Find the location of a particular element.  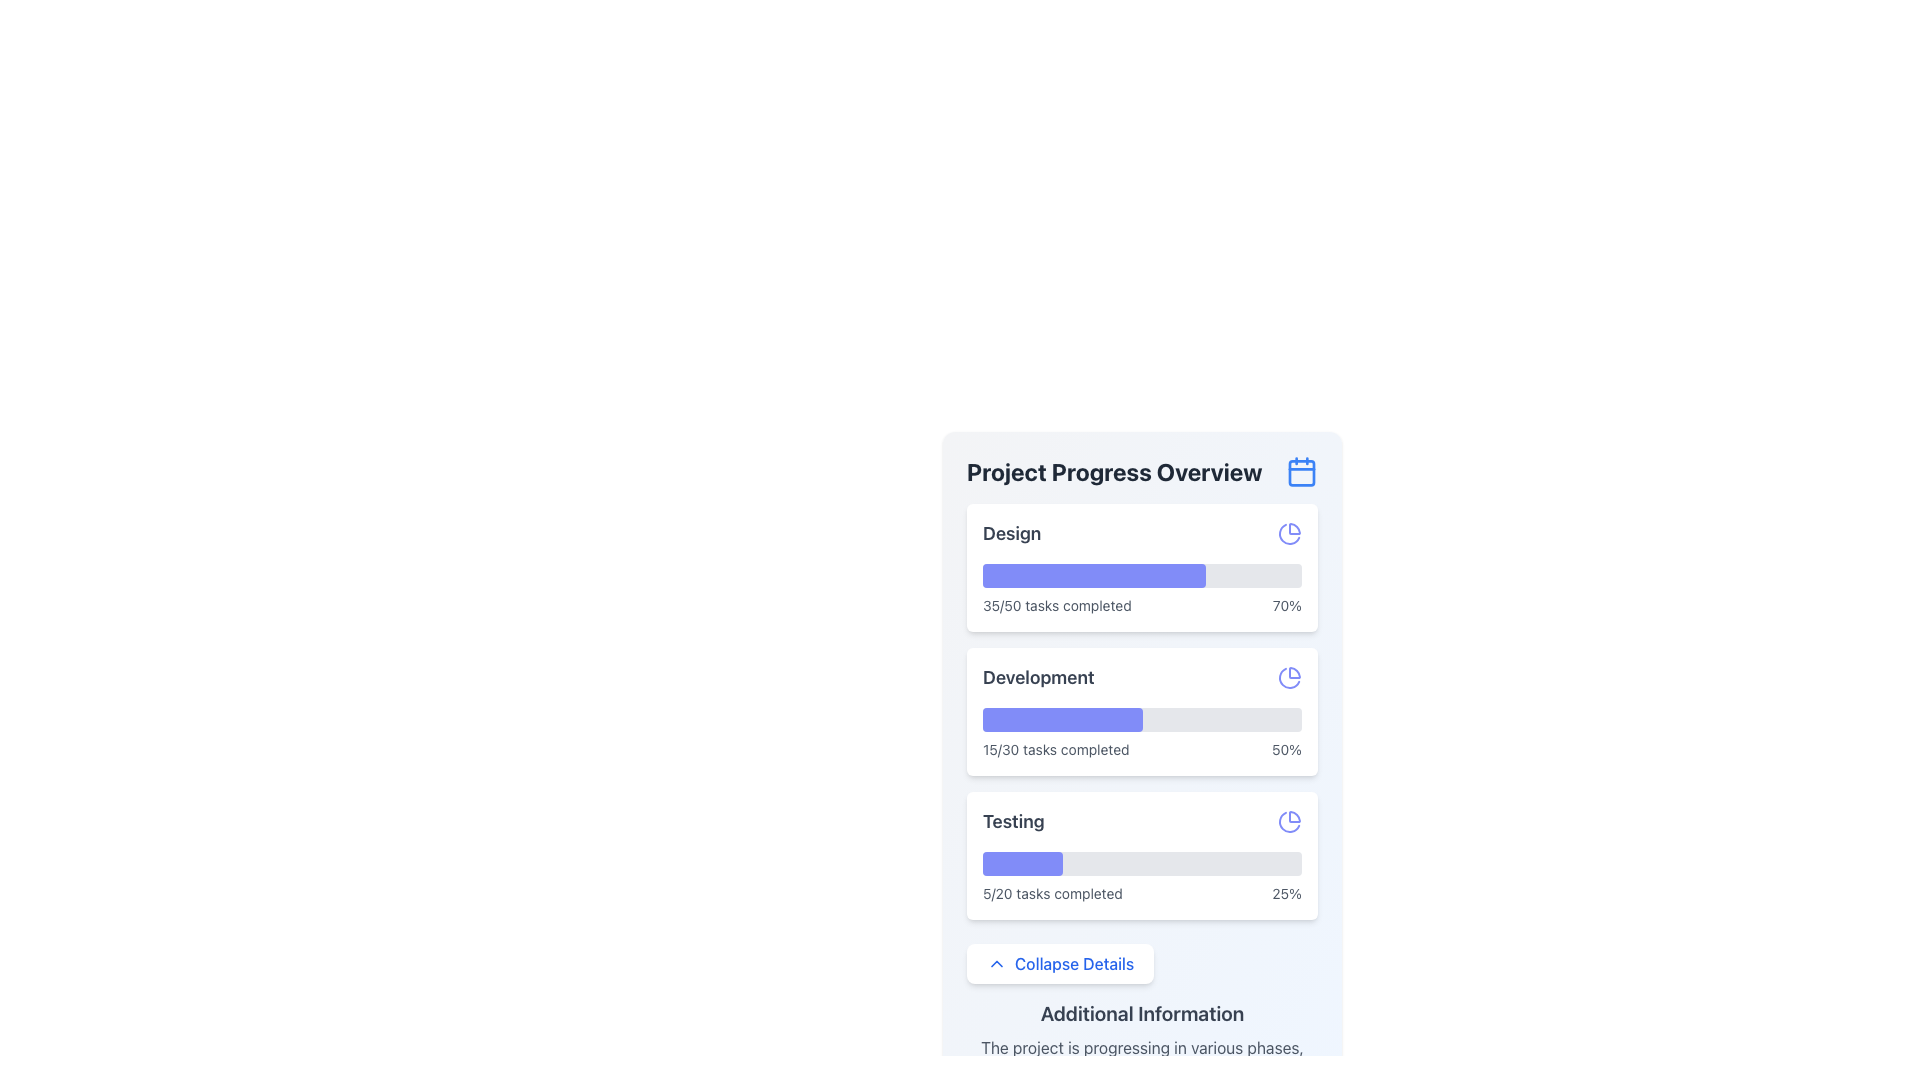

the Progress indicator representing 25% completion for the Testing phase of the project is located at coordinates (1022, 863).